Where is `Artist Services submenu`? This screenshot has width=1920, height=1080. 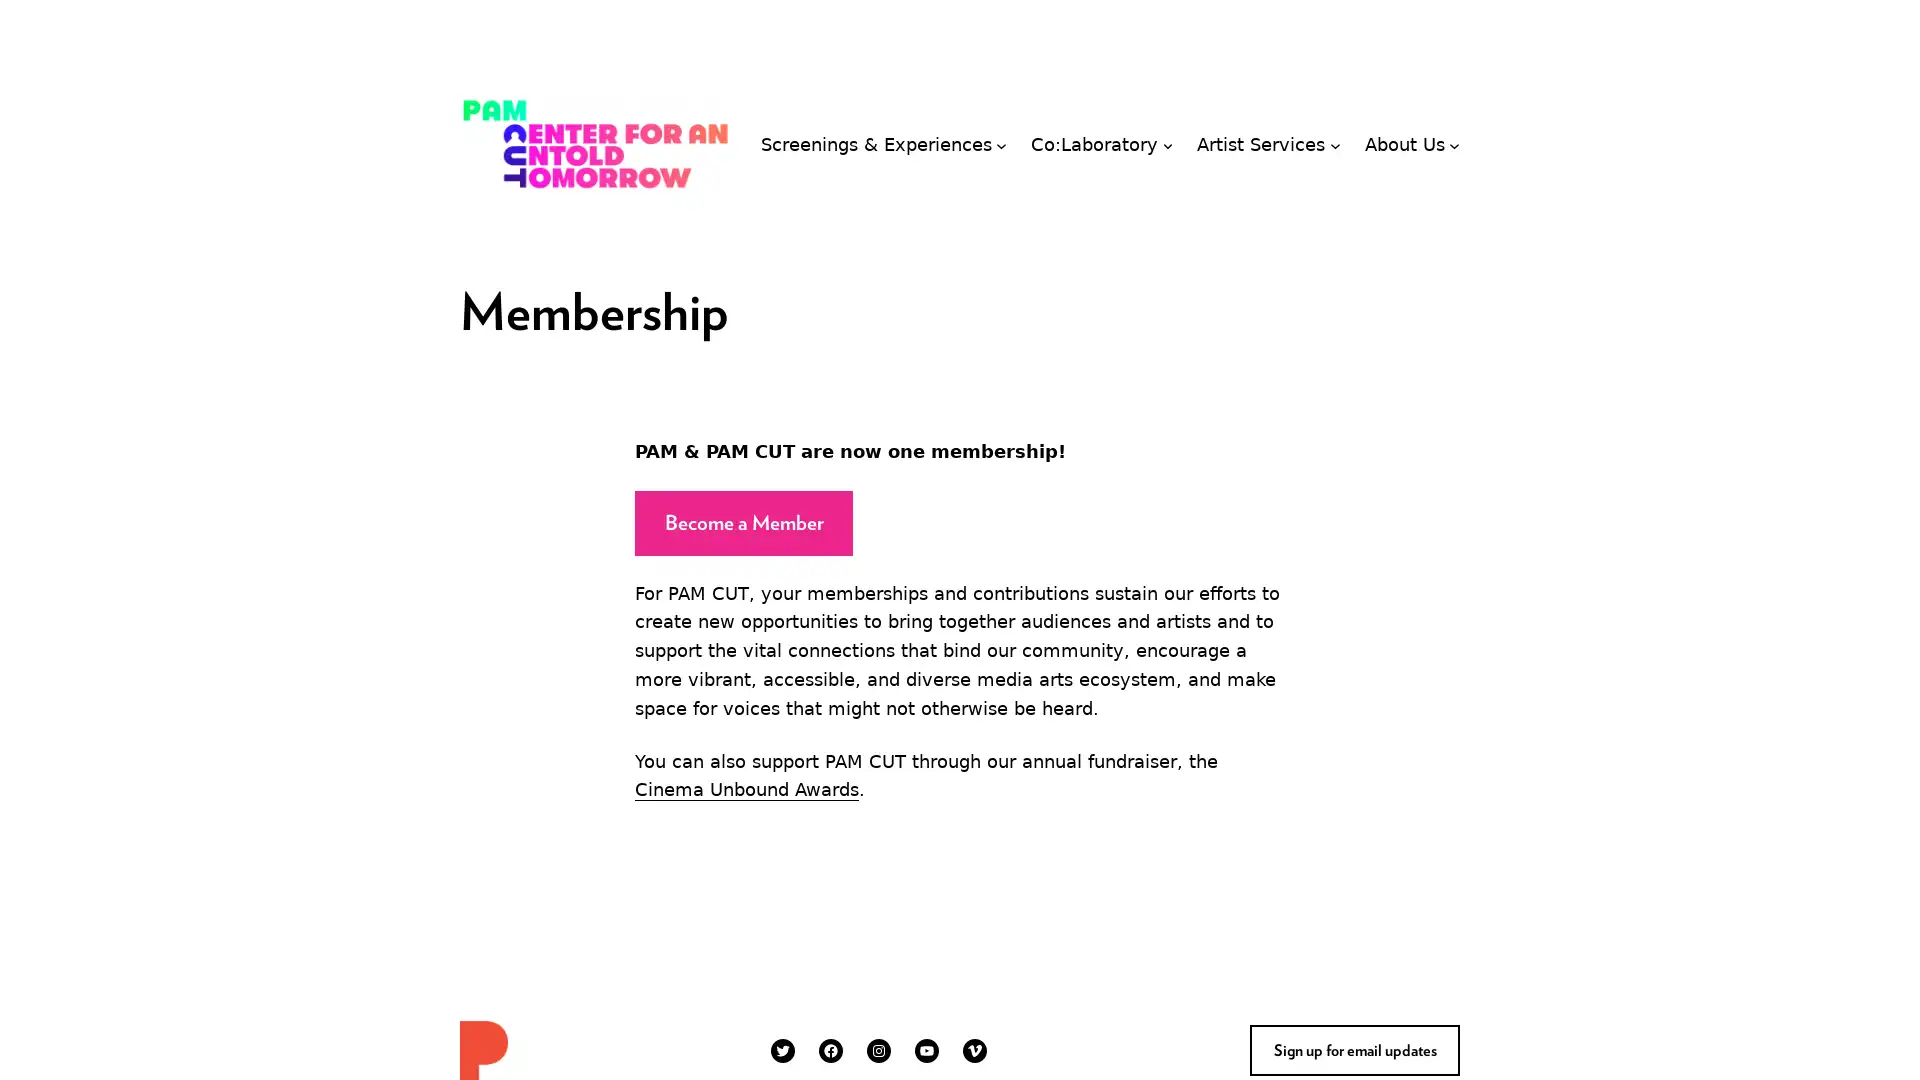
Artist Services submenu is located at coordinates (1334, 143).